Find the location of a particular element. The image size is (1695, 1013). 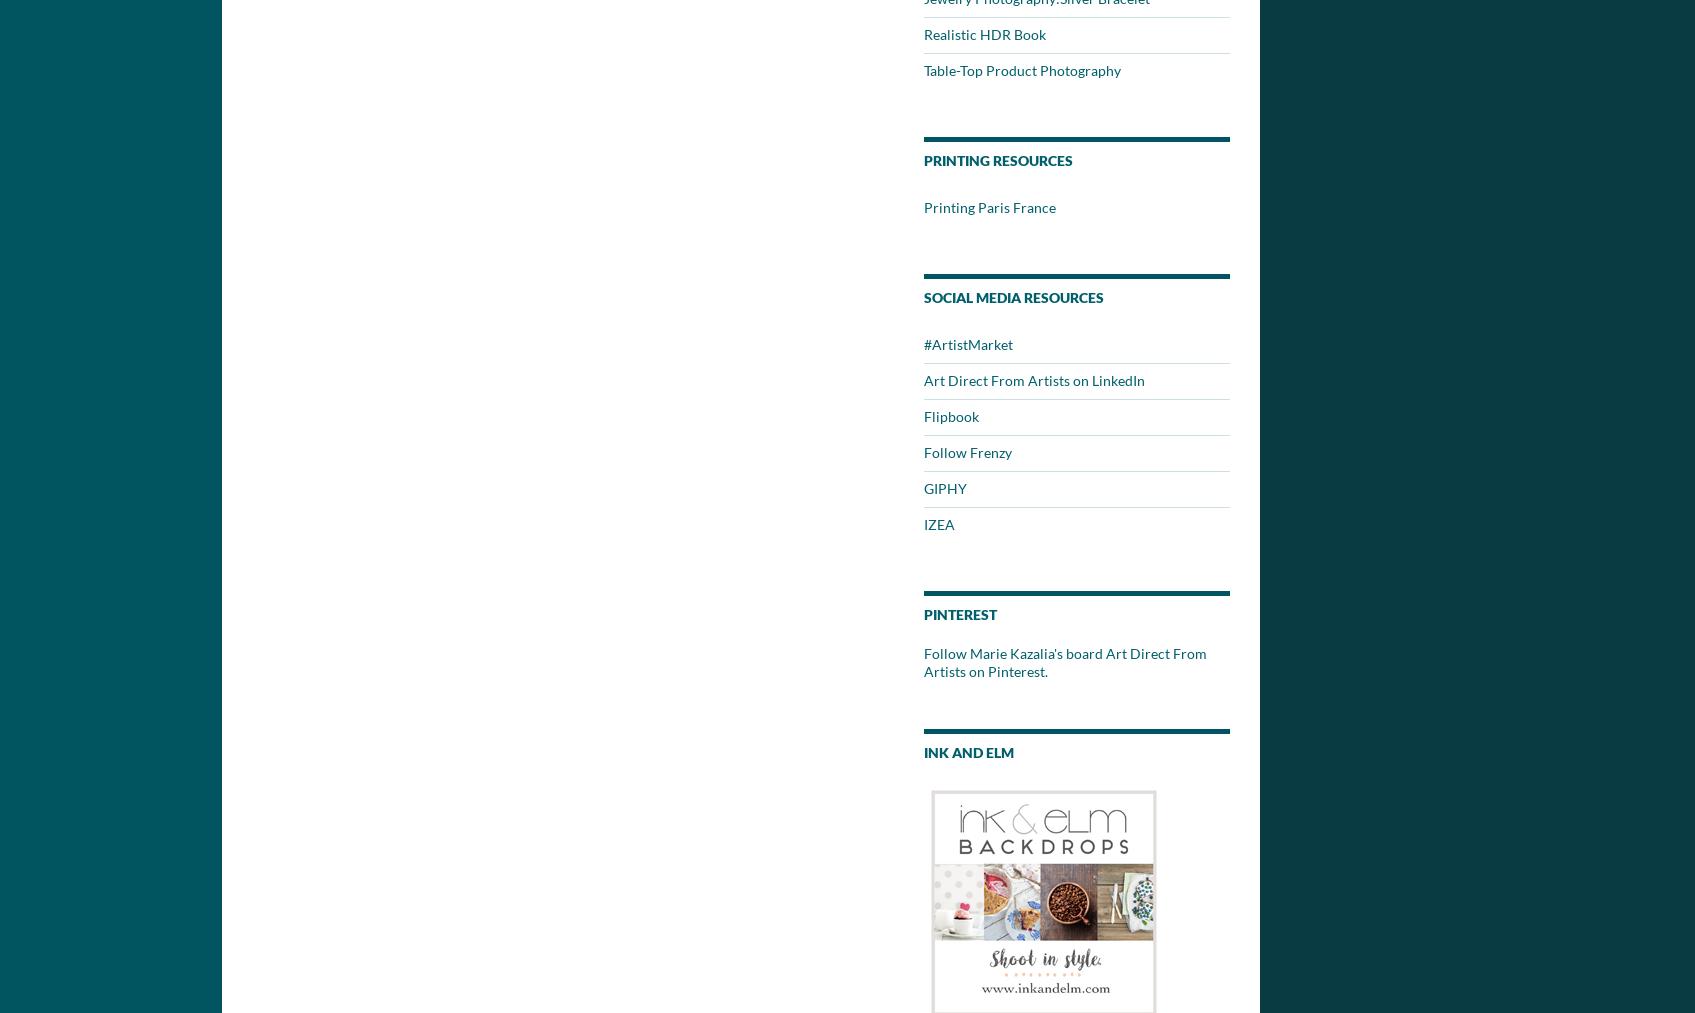

'Realistic HDR Book' is located at coordinates (923, 33).